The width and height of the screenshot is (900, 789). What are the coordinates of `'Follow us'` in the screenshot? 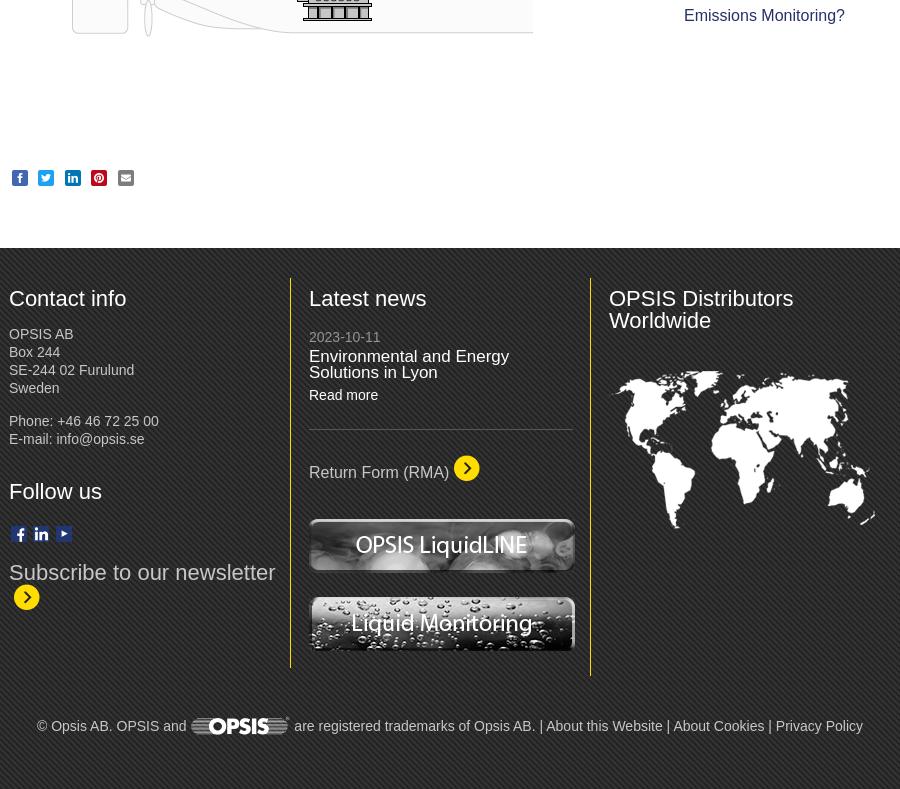 It's located at (53, 489).